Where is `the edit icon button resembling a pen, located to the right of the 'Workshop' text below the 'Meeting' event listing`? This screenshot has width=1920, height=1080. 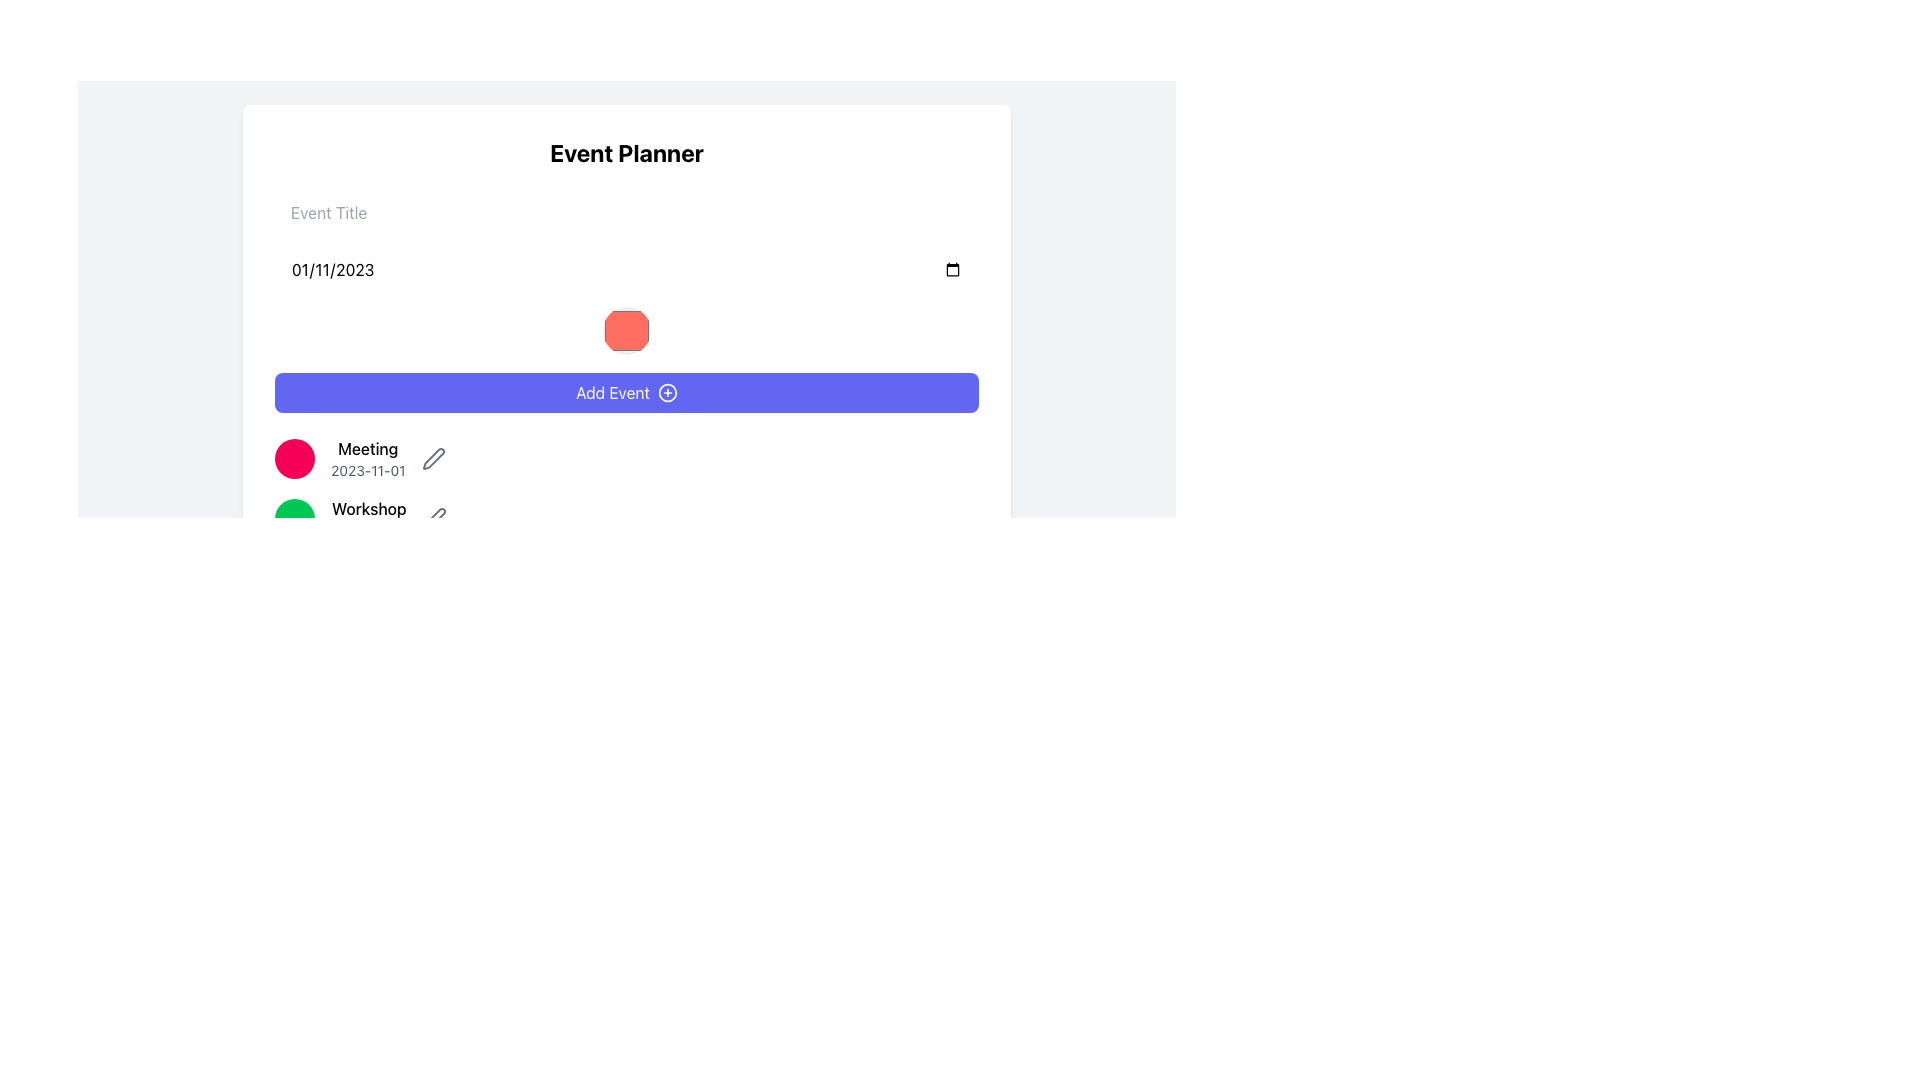 the edit icon button resembling a pen, located to the right of the 'Workshop' text below the 'Meeting' event listing is located at coordinates (434, 518).